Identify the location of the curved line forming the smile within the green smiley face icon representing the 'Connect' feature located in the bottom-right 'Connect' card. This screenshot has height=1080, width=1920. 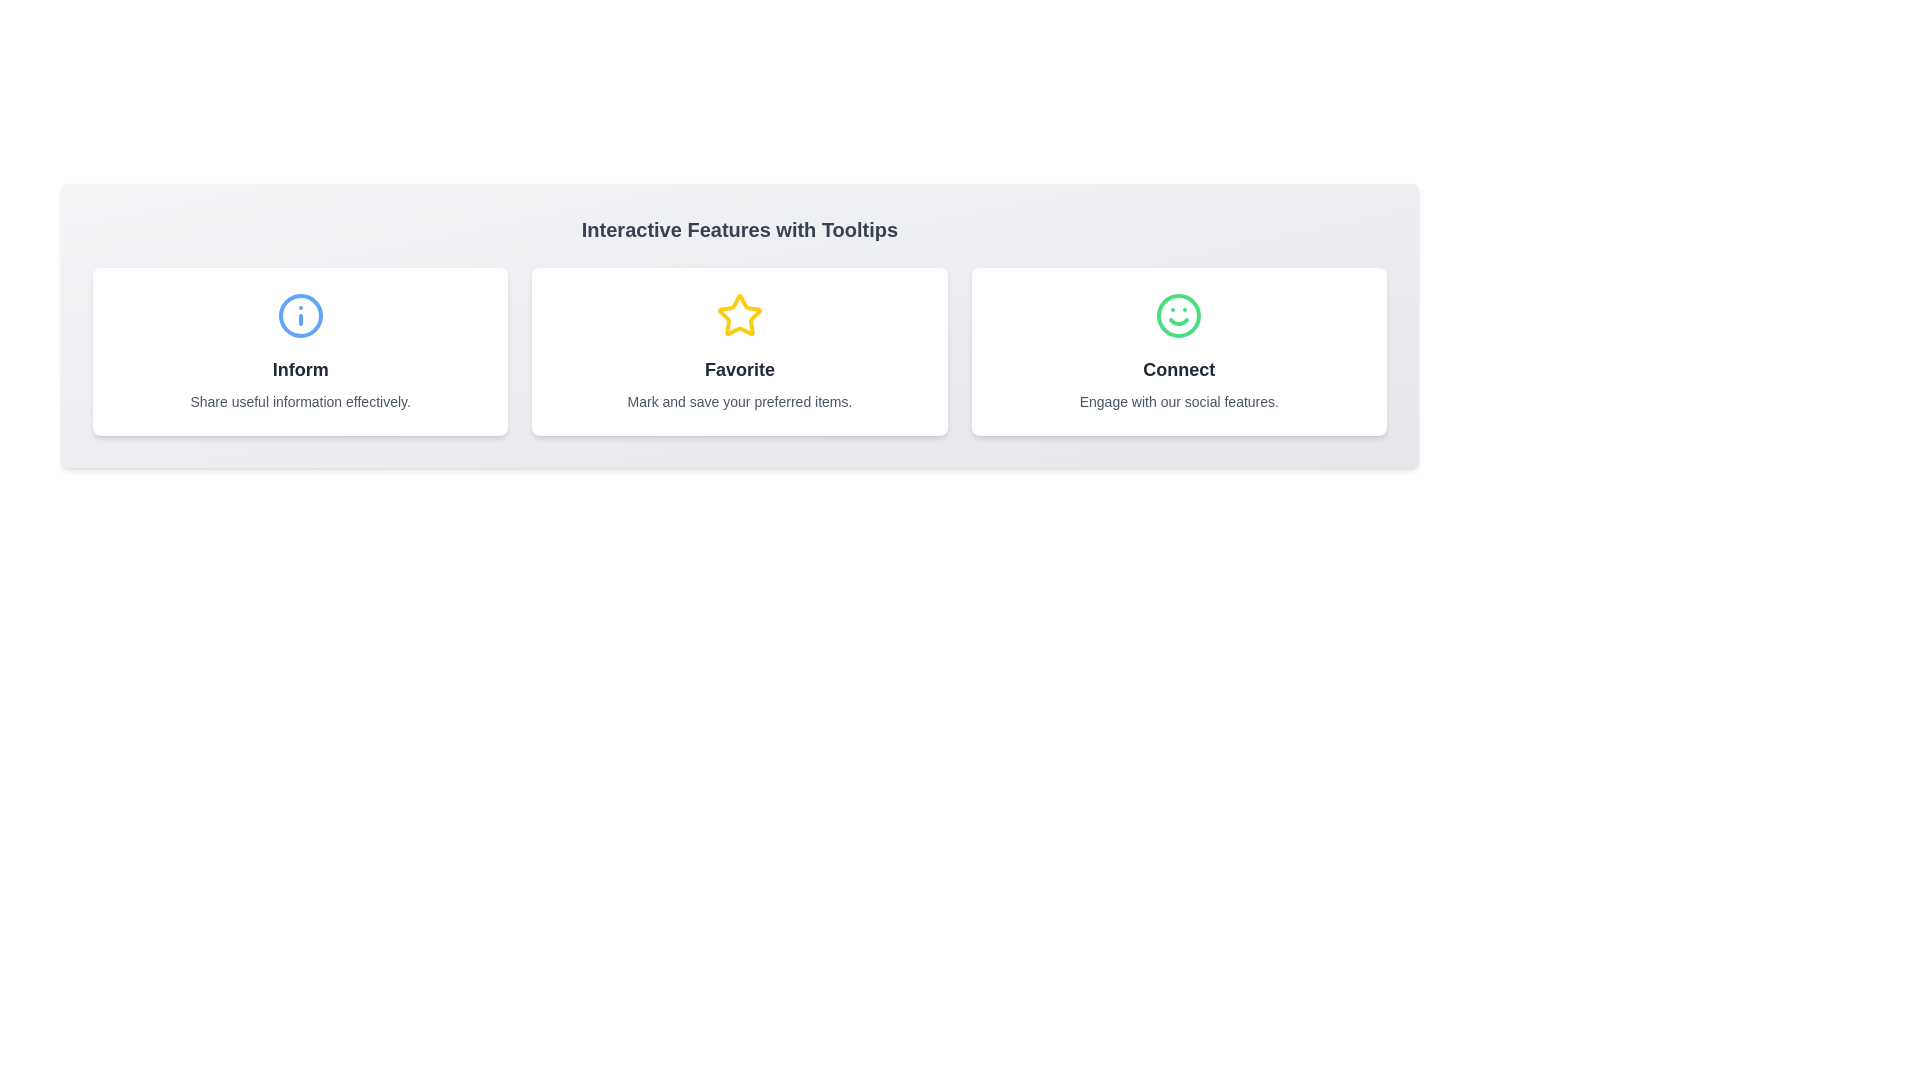
(1179, 320).